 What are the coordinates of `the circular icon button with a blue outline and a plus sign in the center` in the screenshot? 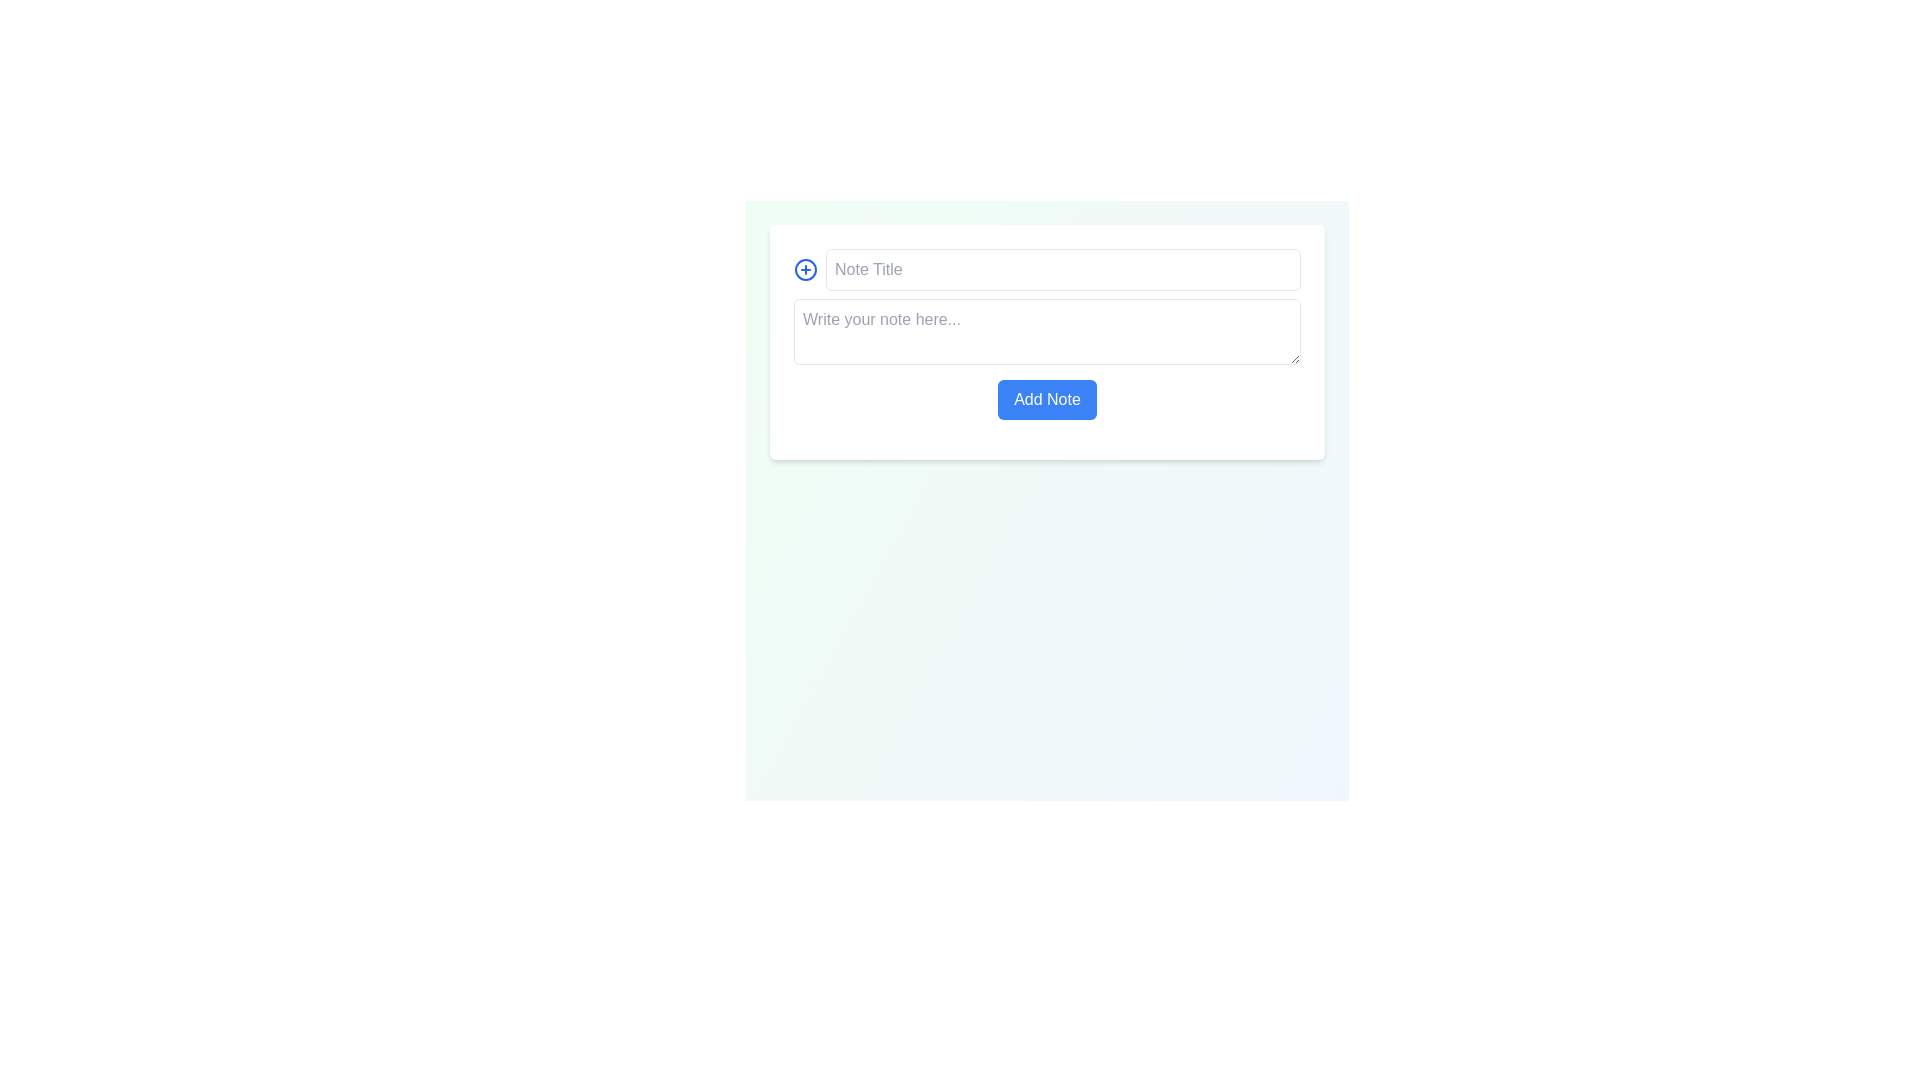 It's located at (806, 270).